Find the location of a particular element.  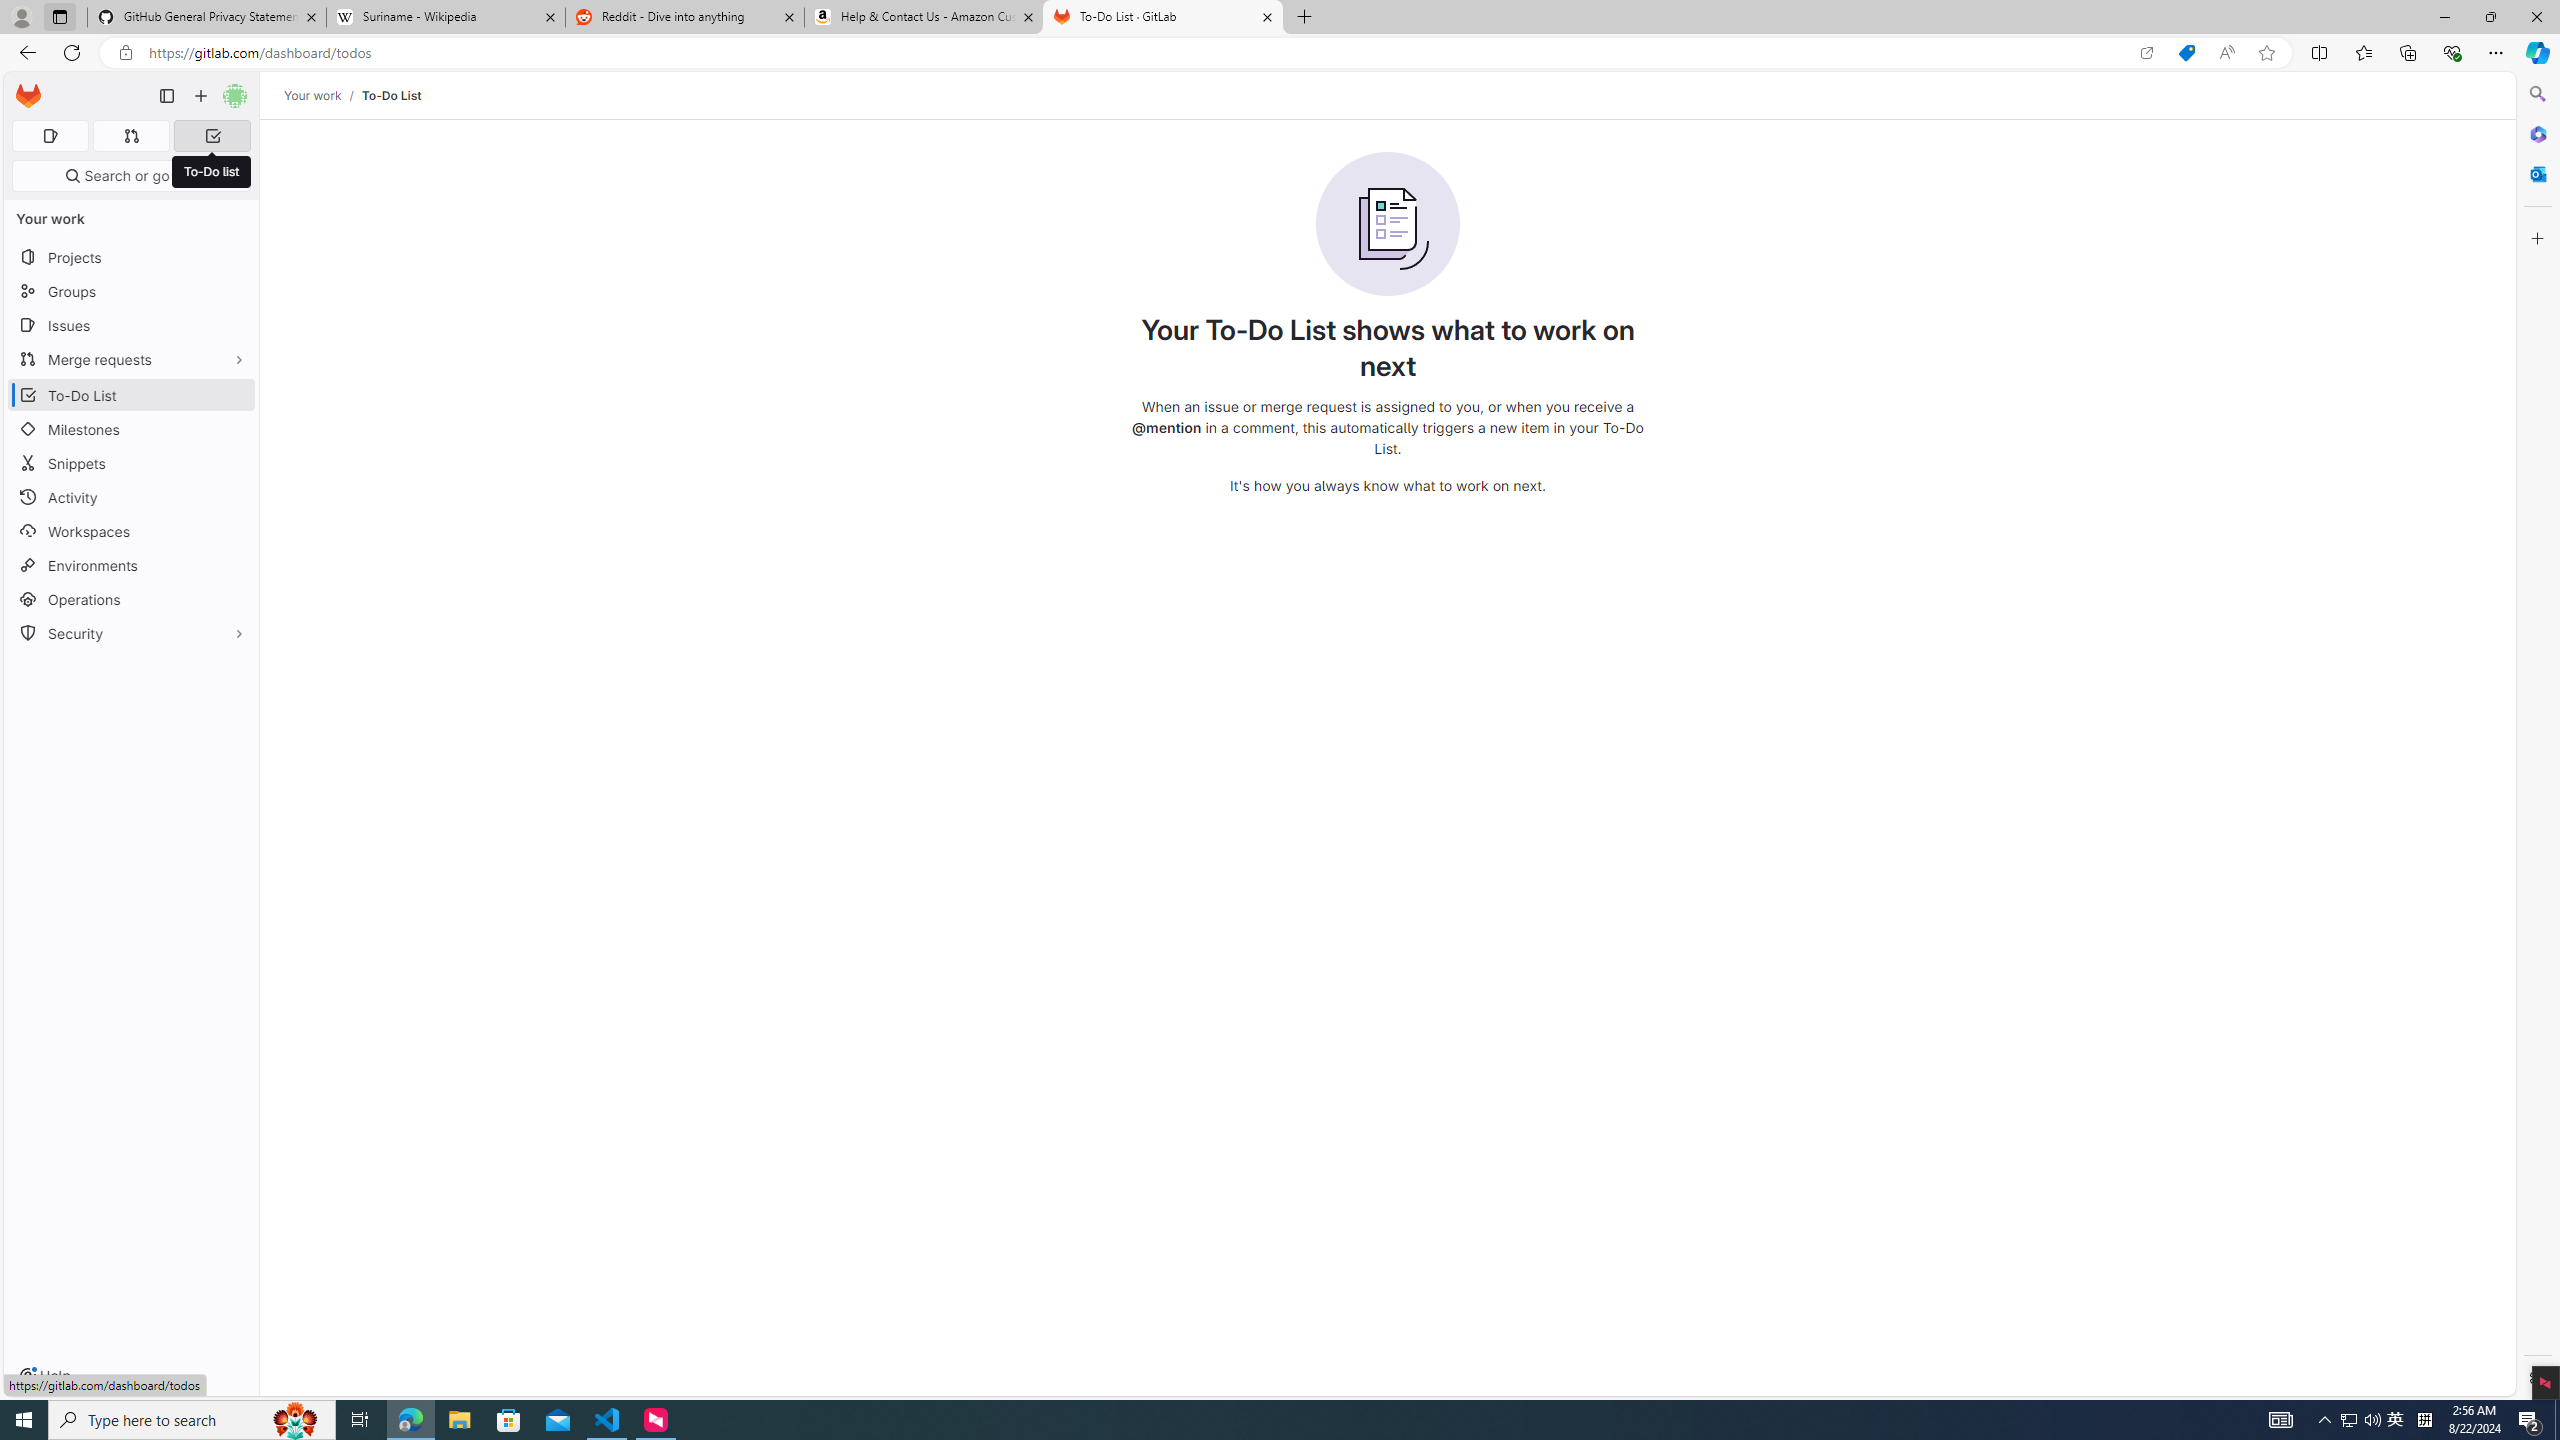

'To-Do list' is located at coordinates (211, 172).